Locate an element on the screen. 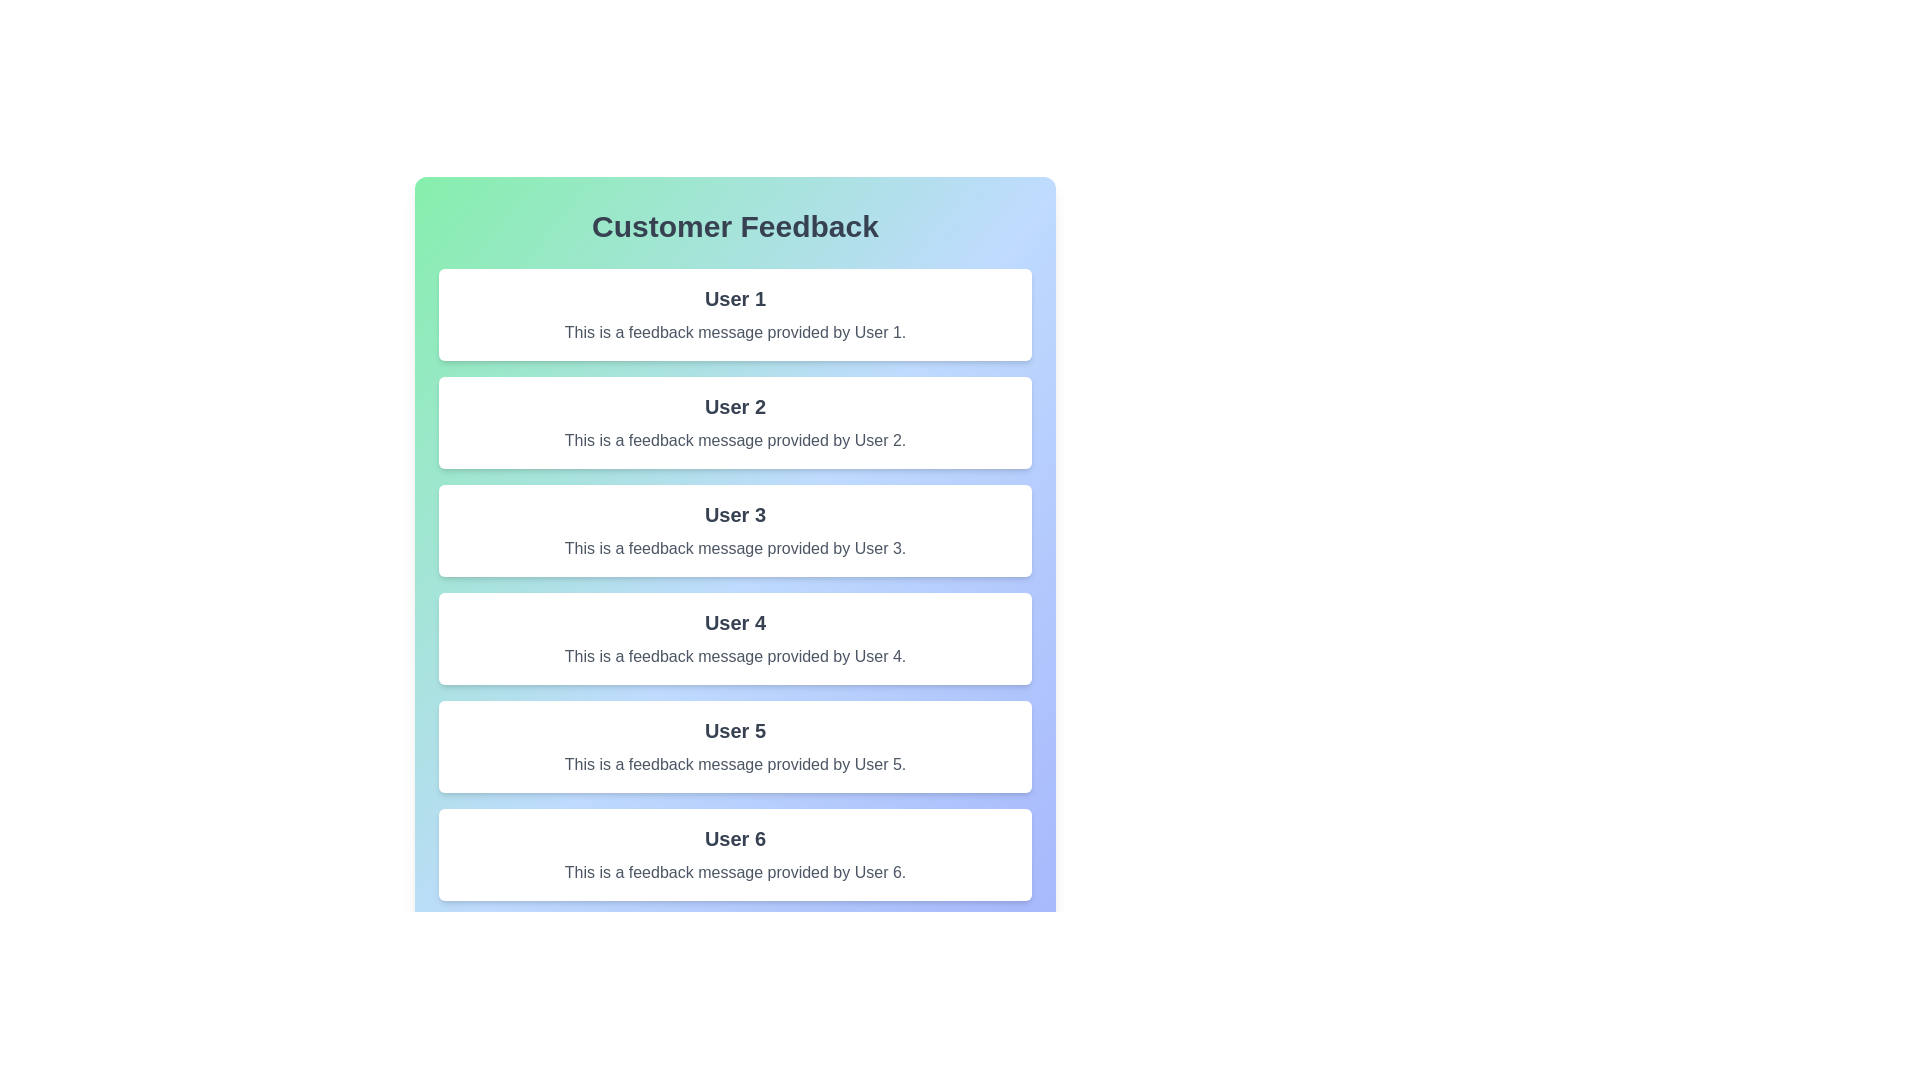 The width and height of the screenshot is (1920, 1080). the previous page button located at the bottom left corner of the pagination controls, which is the first button on the left next to 'Page 1 of 5' to apply hover styling is located at coordinates (465, 945).